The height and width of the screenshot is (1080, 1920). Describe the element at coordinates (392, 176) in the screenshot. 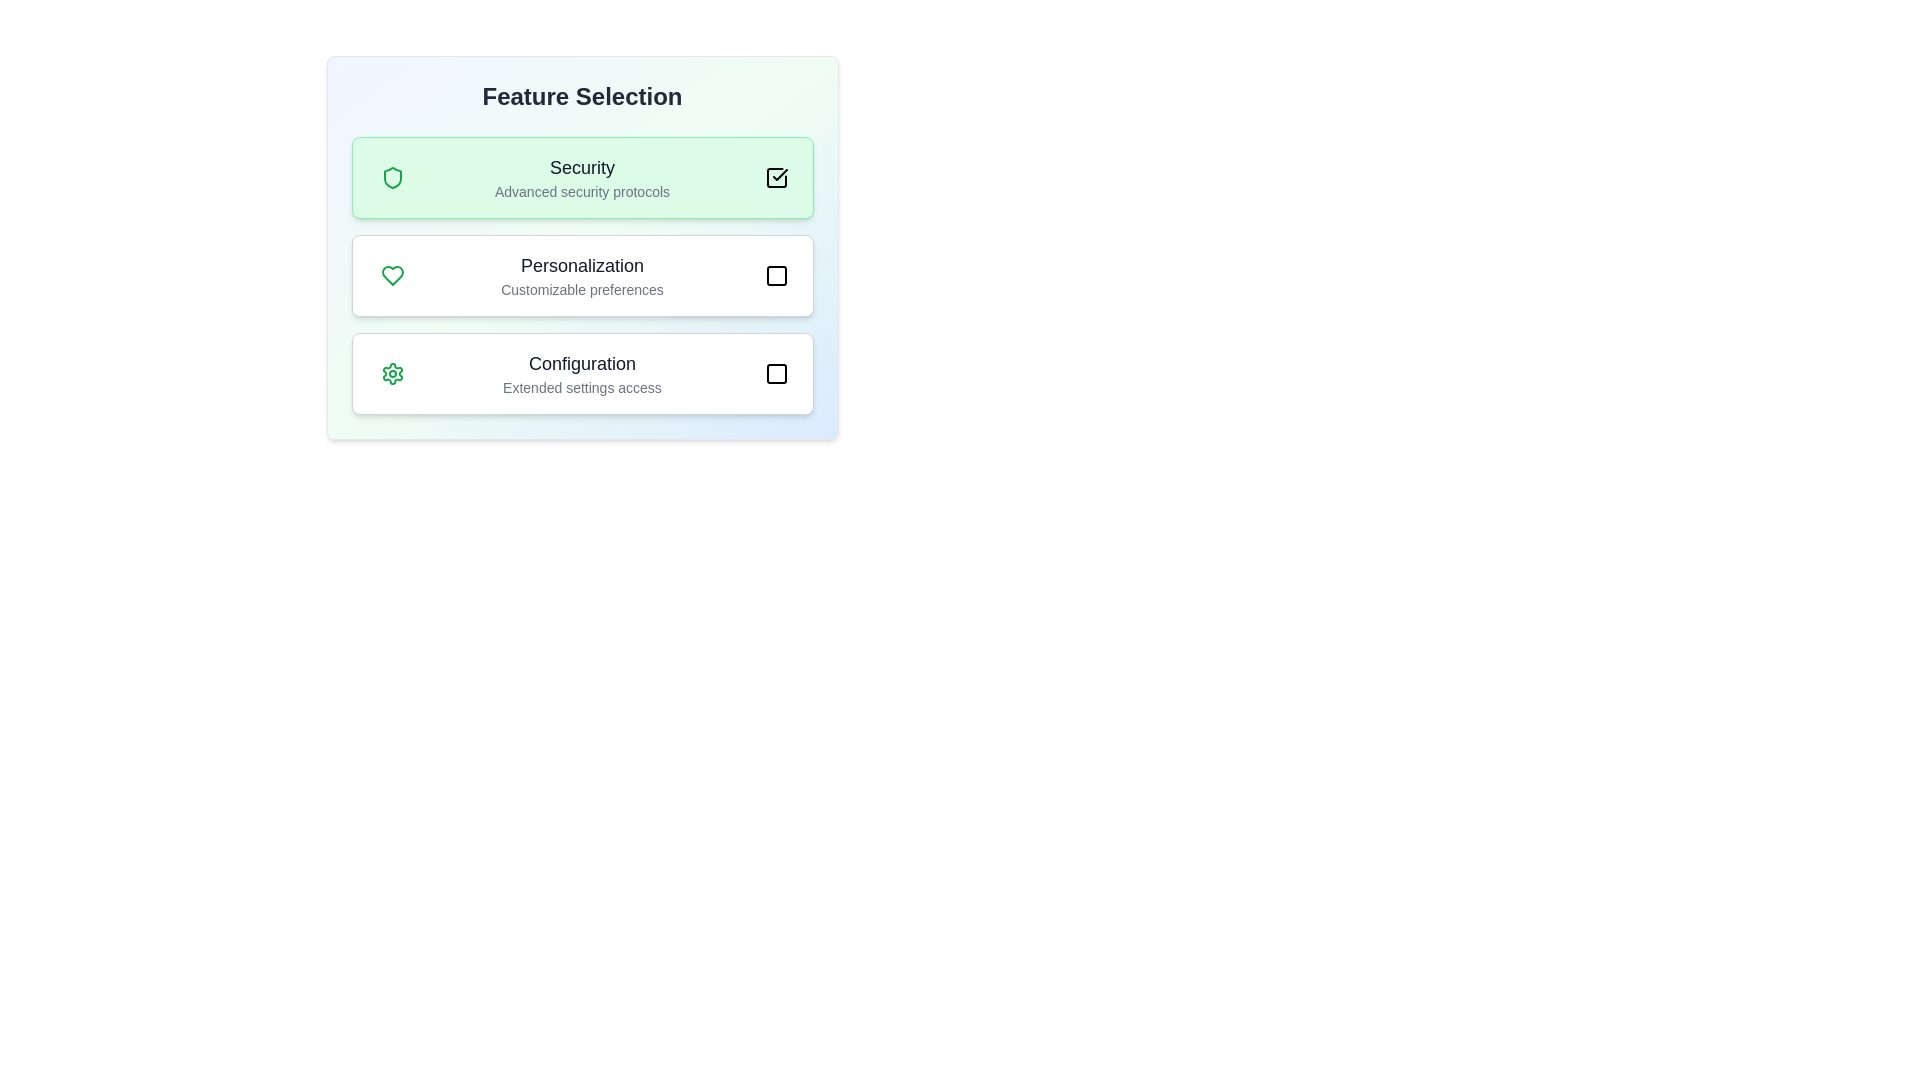

I see `the shield-shaped icon representing the 'Security' feature, which is located at the far left of the green-highlighted rectangle containing the Security feature item` at that location.